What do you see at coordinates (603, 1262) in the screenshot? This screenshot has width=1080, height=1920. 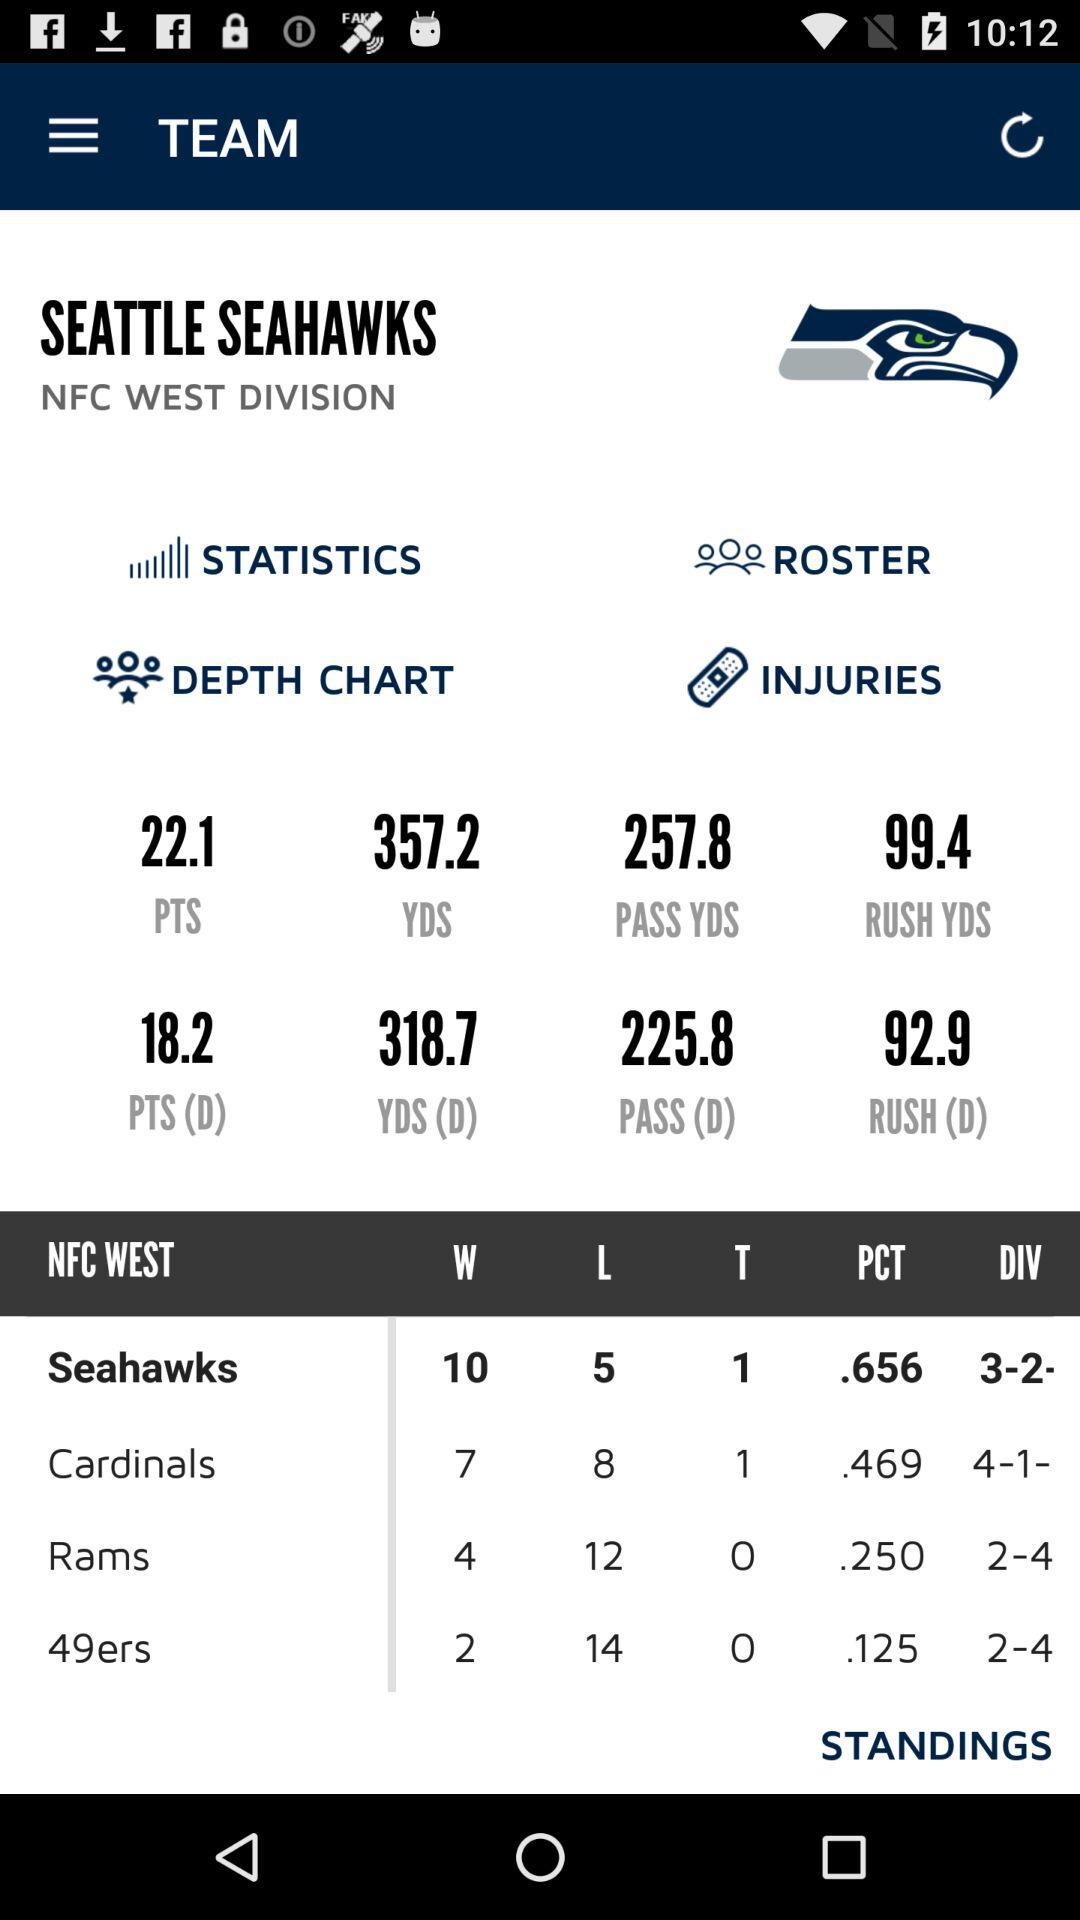 I see `icon next to w` at bounding box center [603, 1262].